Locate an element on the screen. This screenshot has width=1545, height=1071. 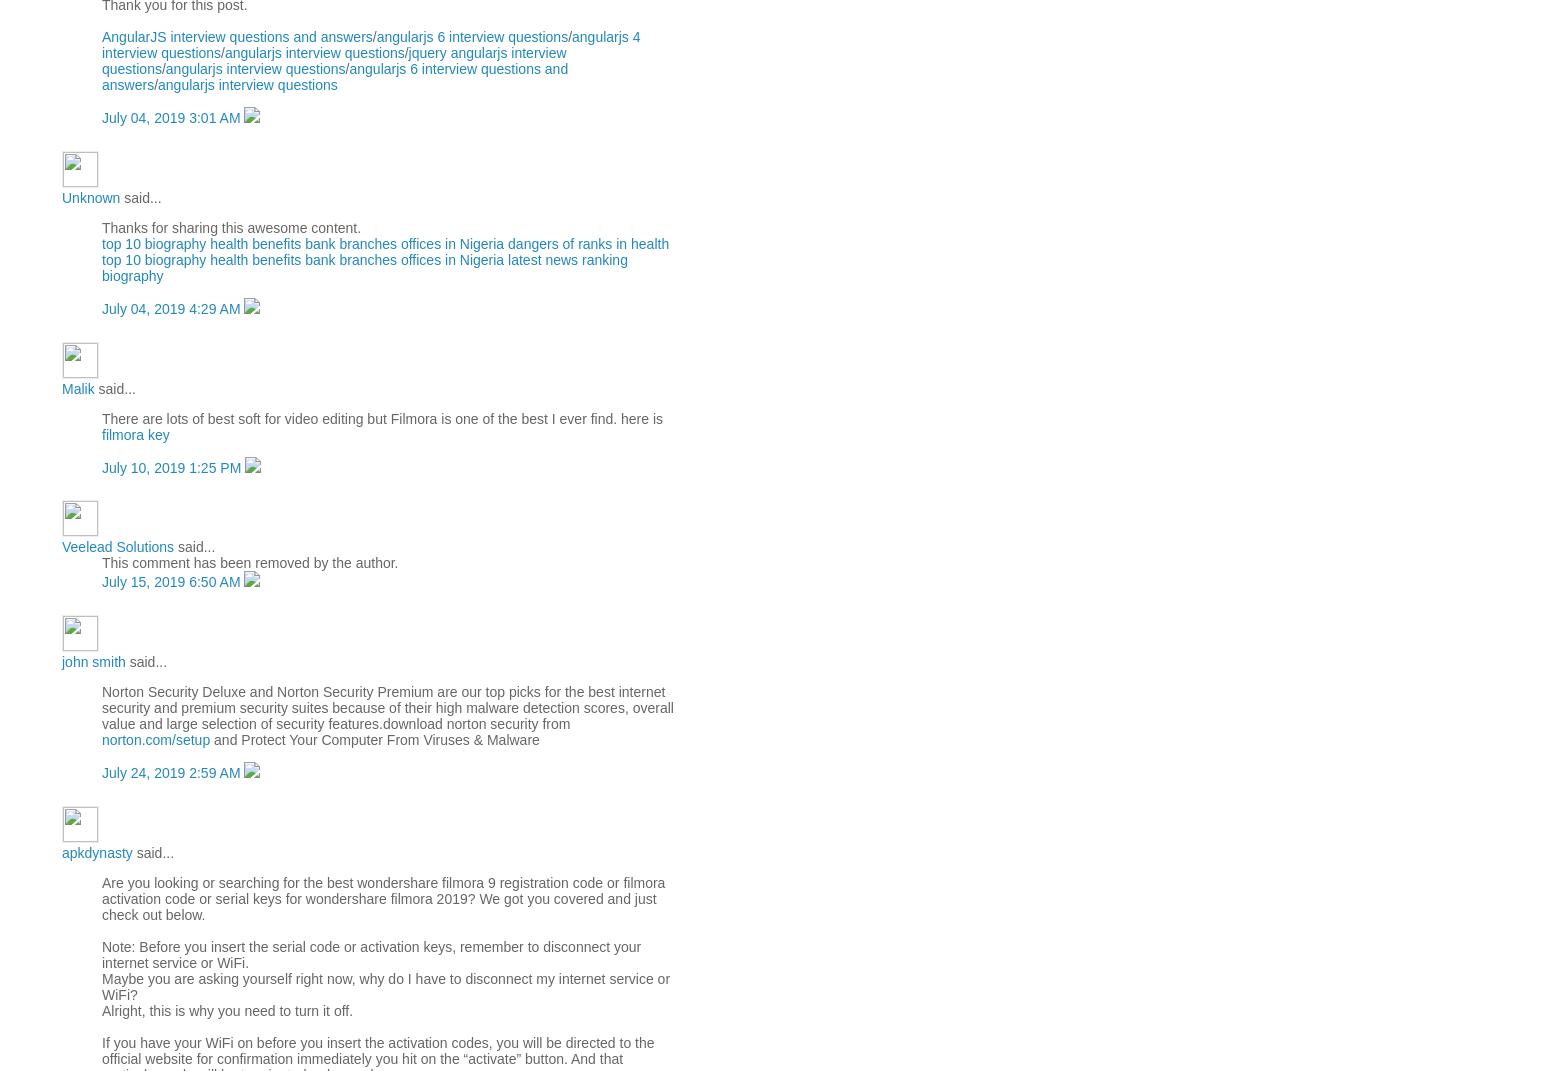
'Are you looking or searching for the best wondershare filmora 9 registration code or filmora activation code or serial keys for wondershare filmora 2019? We got you covered and just check out below.' is located at coordinates (382, 898).